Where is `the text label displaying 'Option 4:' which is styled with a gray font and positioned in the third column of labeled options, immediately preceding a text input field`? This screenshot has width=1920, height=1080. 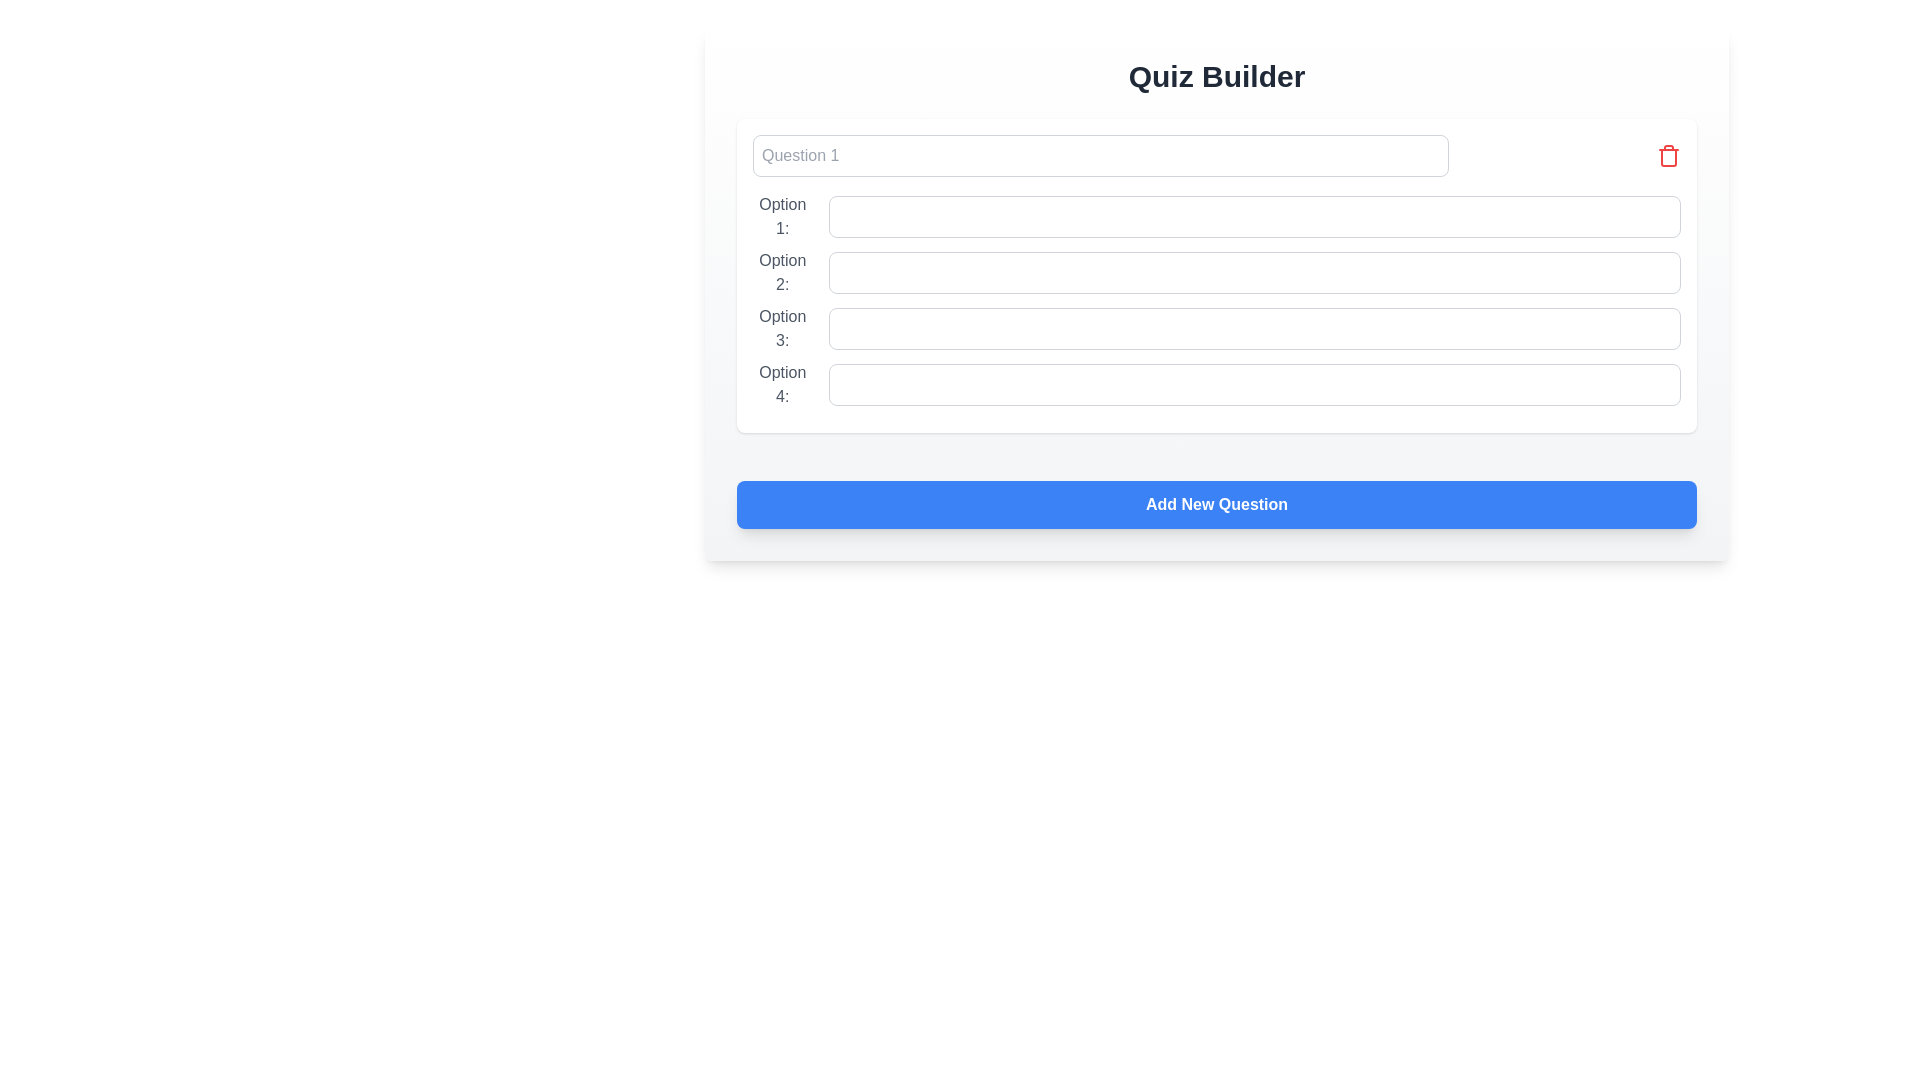
the text label displaying 'Option 4:' which is styled with a gray font and positioned in the third column of labeled options, immediately preceding a text input field is located at coordinates (781, 385).